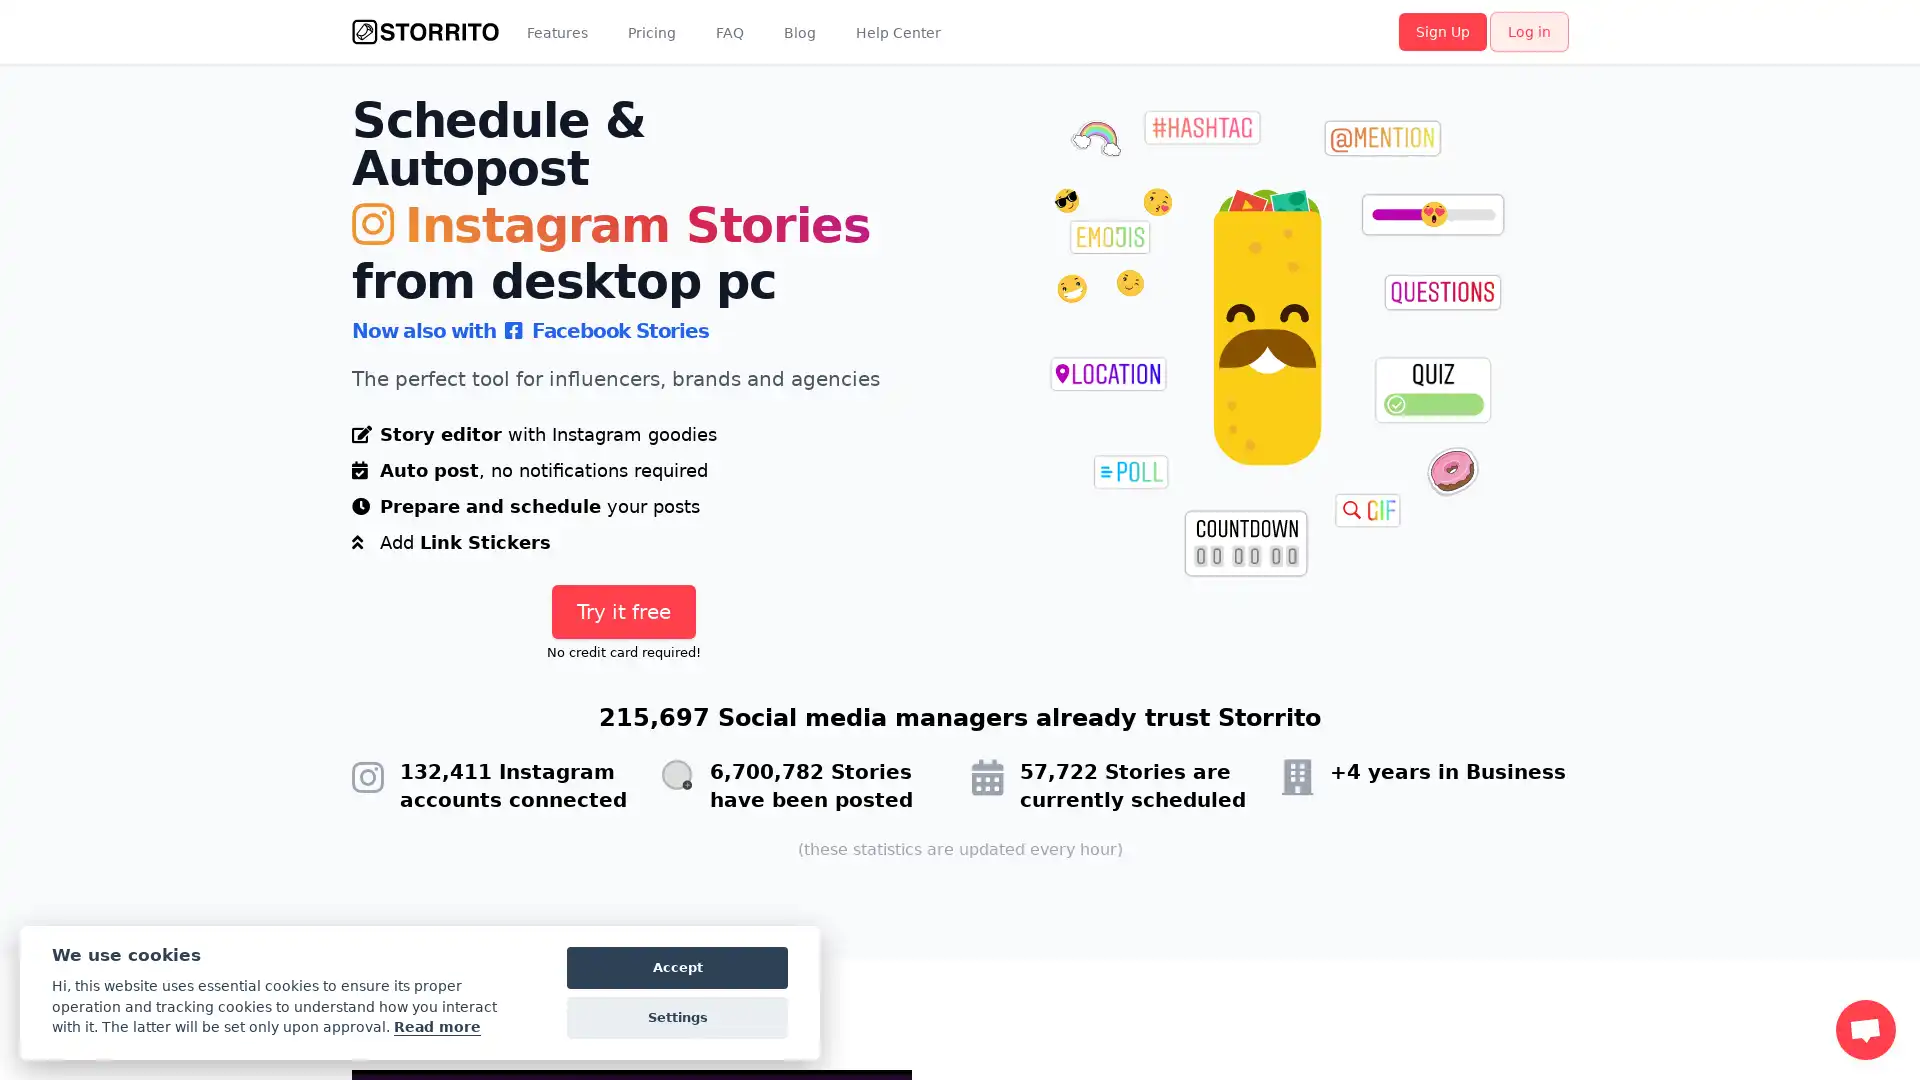 The height and width of the screenshot is (1080, 1920). What do you see at coordinates (677, 967) in the screenshot?
I see `Accept` at bounding box center [677, 967].